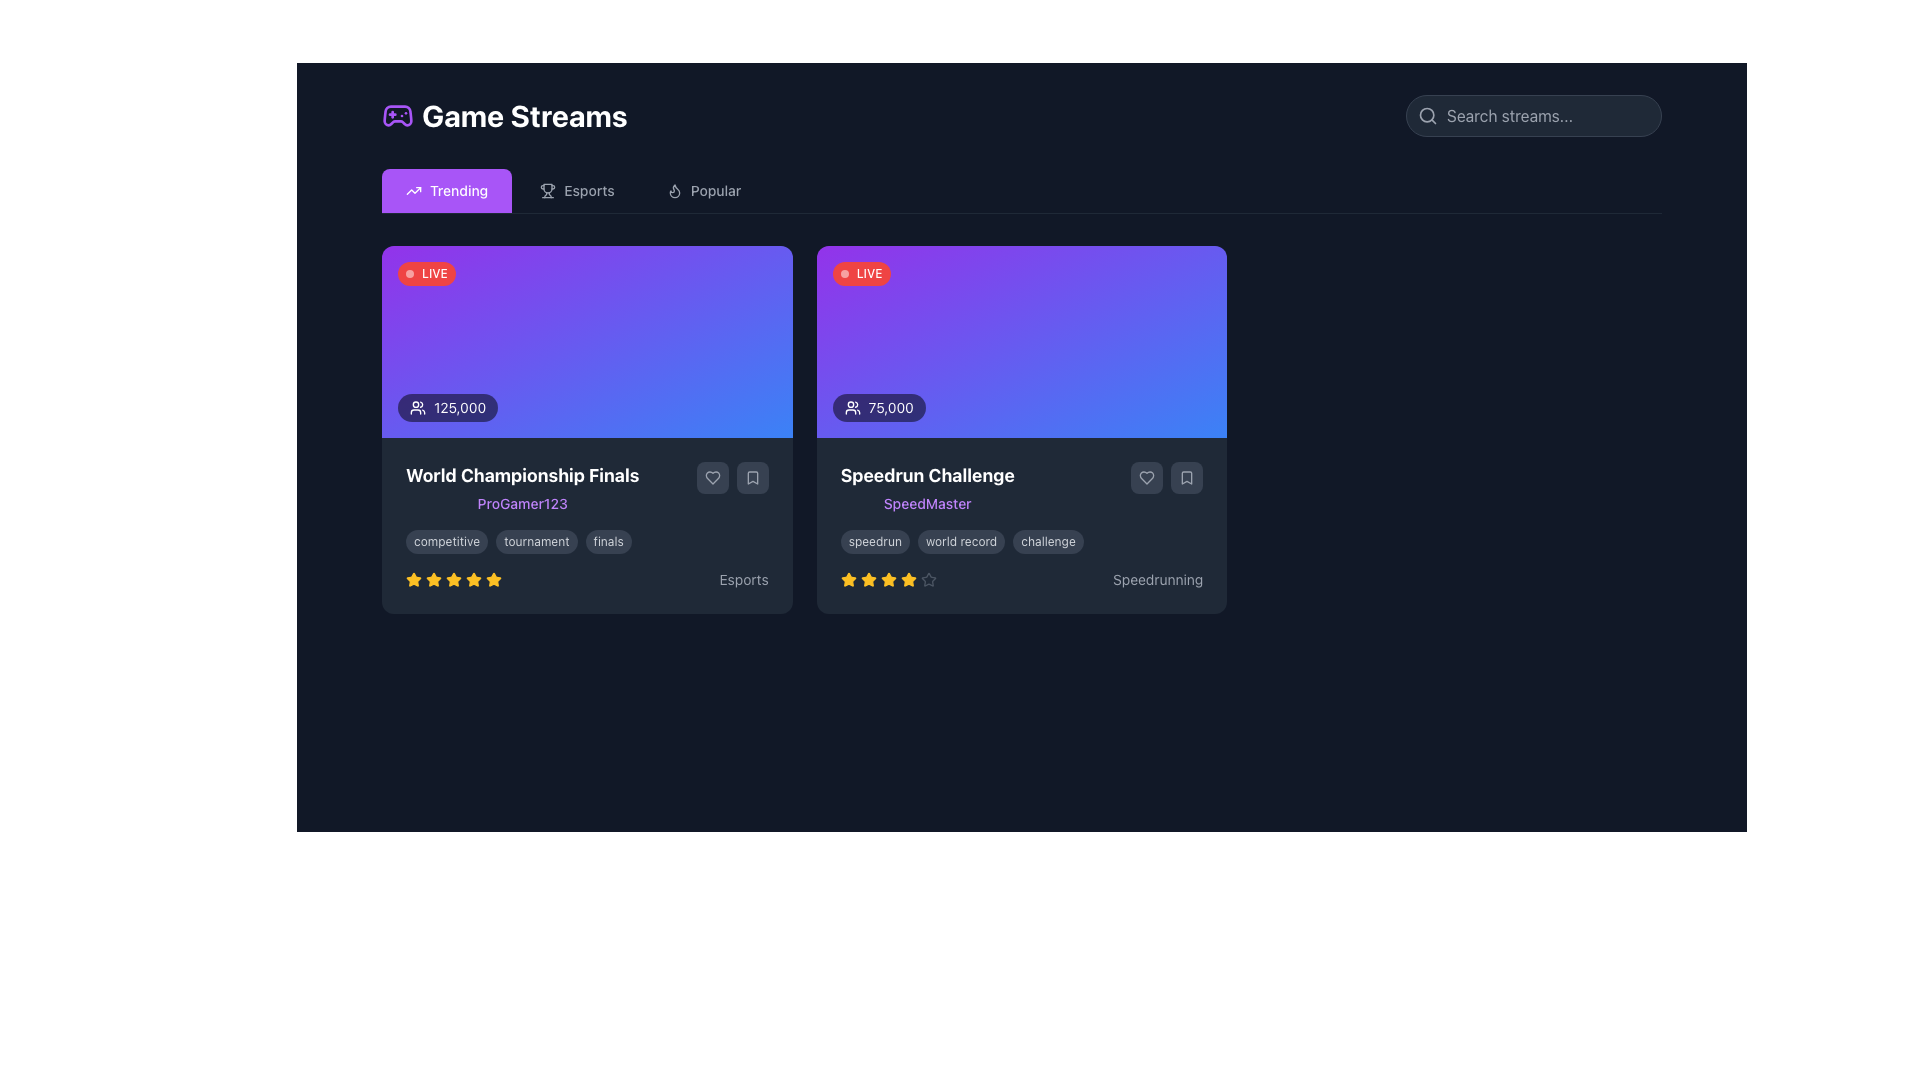  Describe the element at coordinates (712, 478) in the screenshot. I see `the second button from the left in the horizontal group at the bottom-right of the 'World Championship Finals' card` at that location.